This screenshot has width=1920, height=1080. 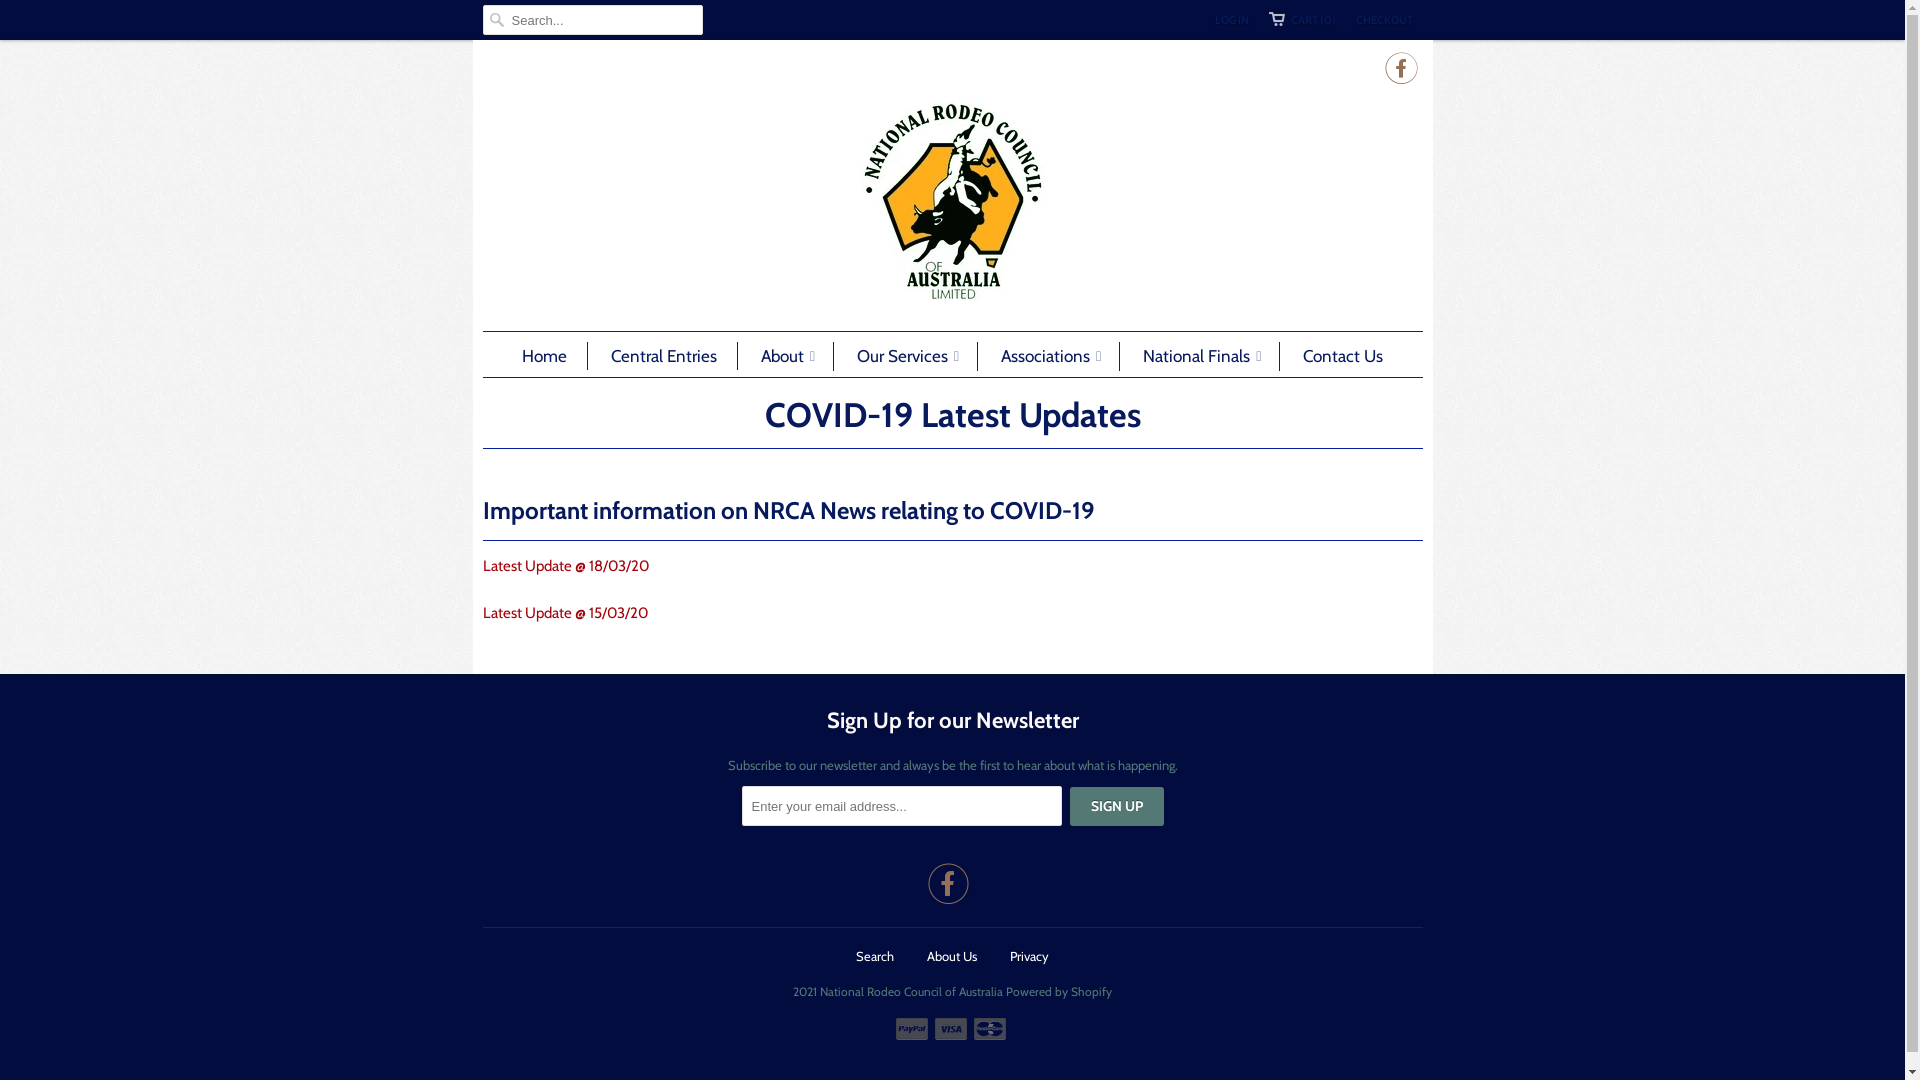 I want to click on 'Contact Us', so click(x=1343, y=354).